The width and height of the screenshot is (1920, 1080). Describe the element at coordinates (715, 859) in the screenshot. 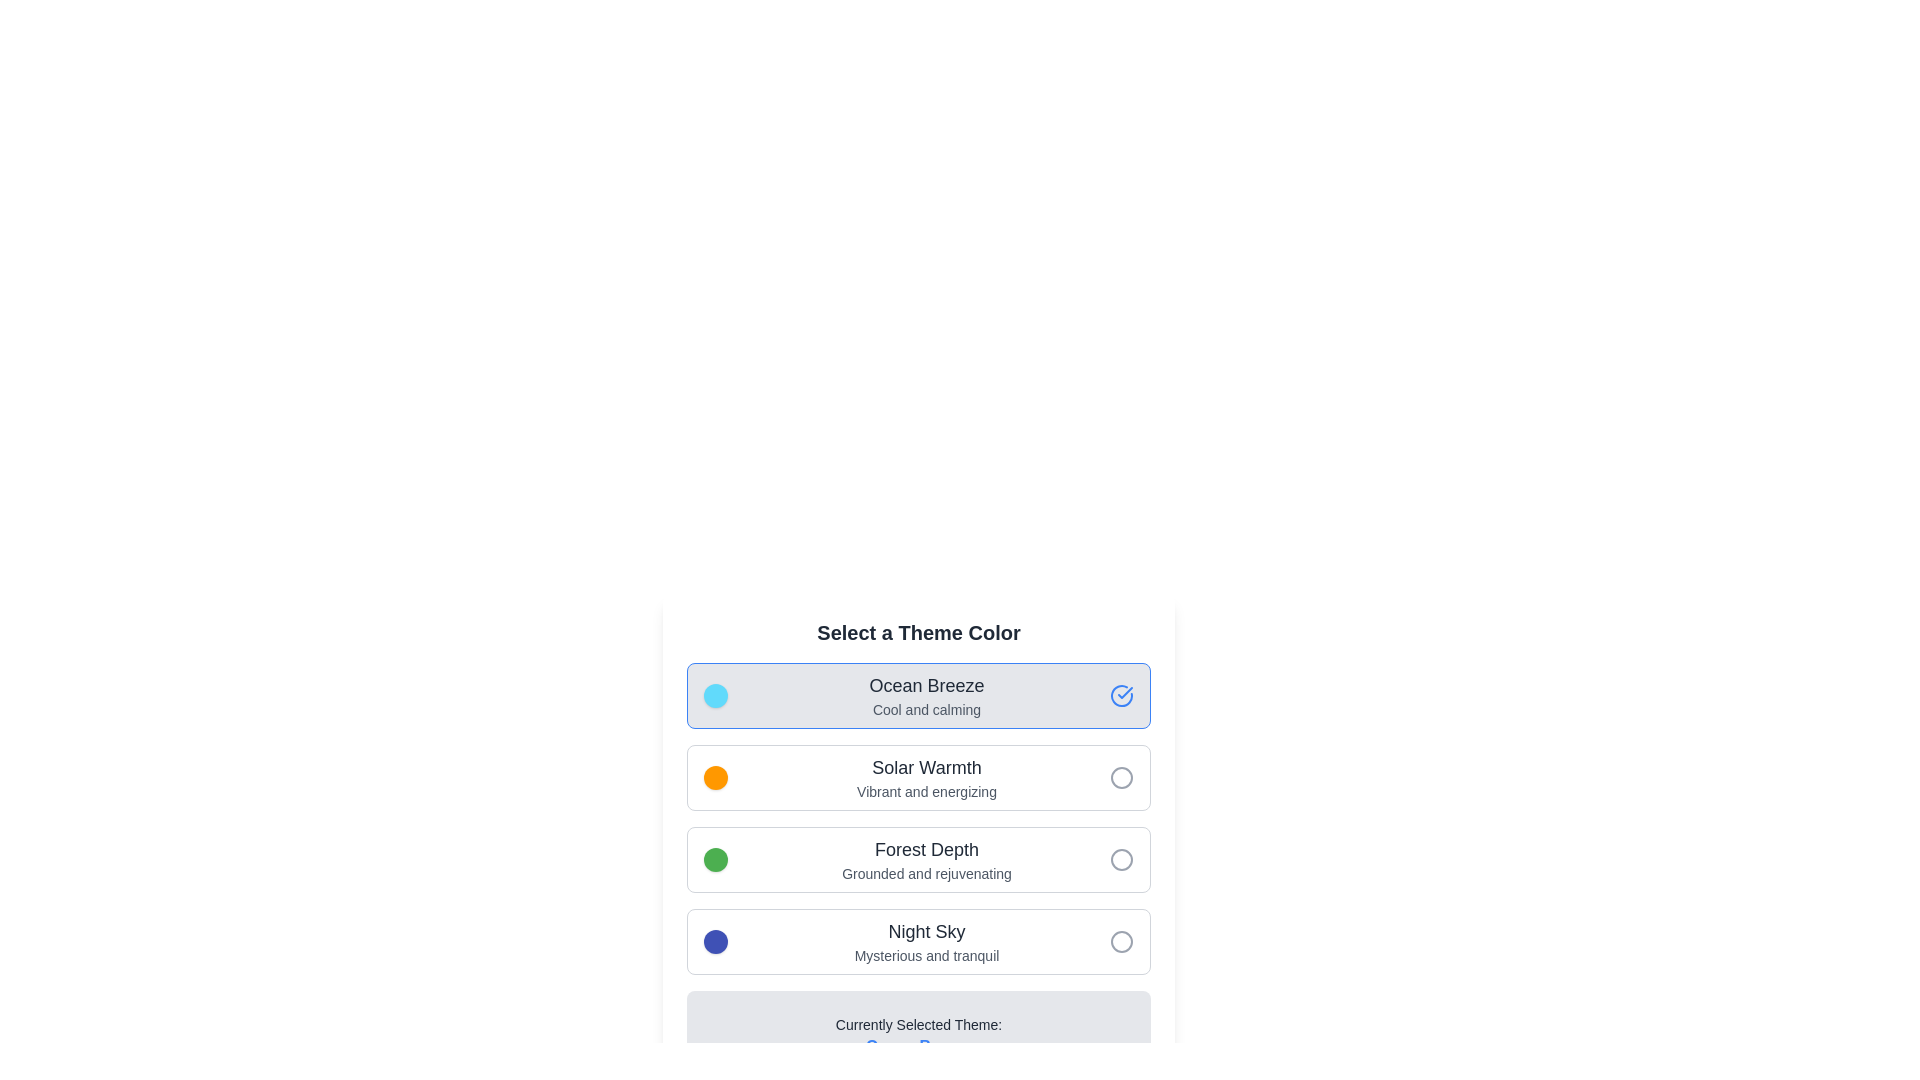

I see `the circular green indicator located on the left of the 'Forest Depth' list card, which is positioned third from the top in a column of similar cards` at that location.